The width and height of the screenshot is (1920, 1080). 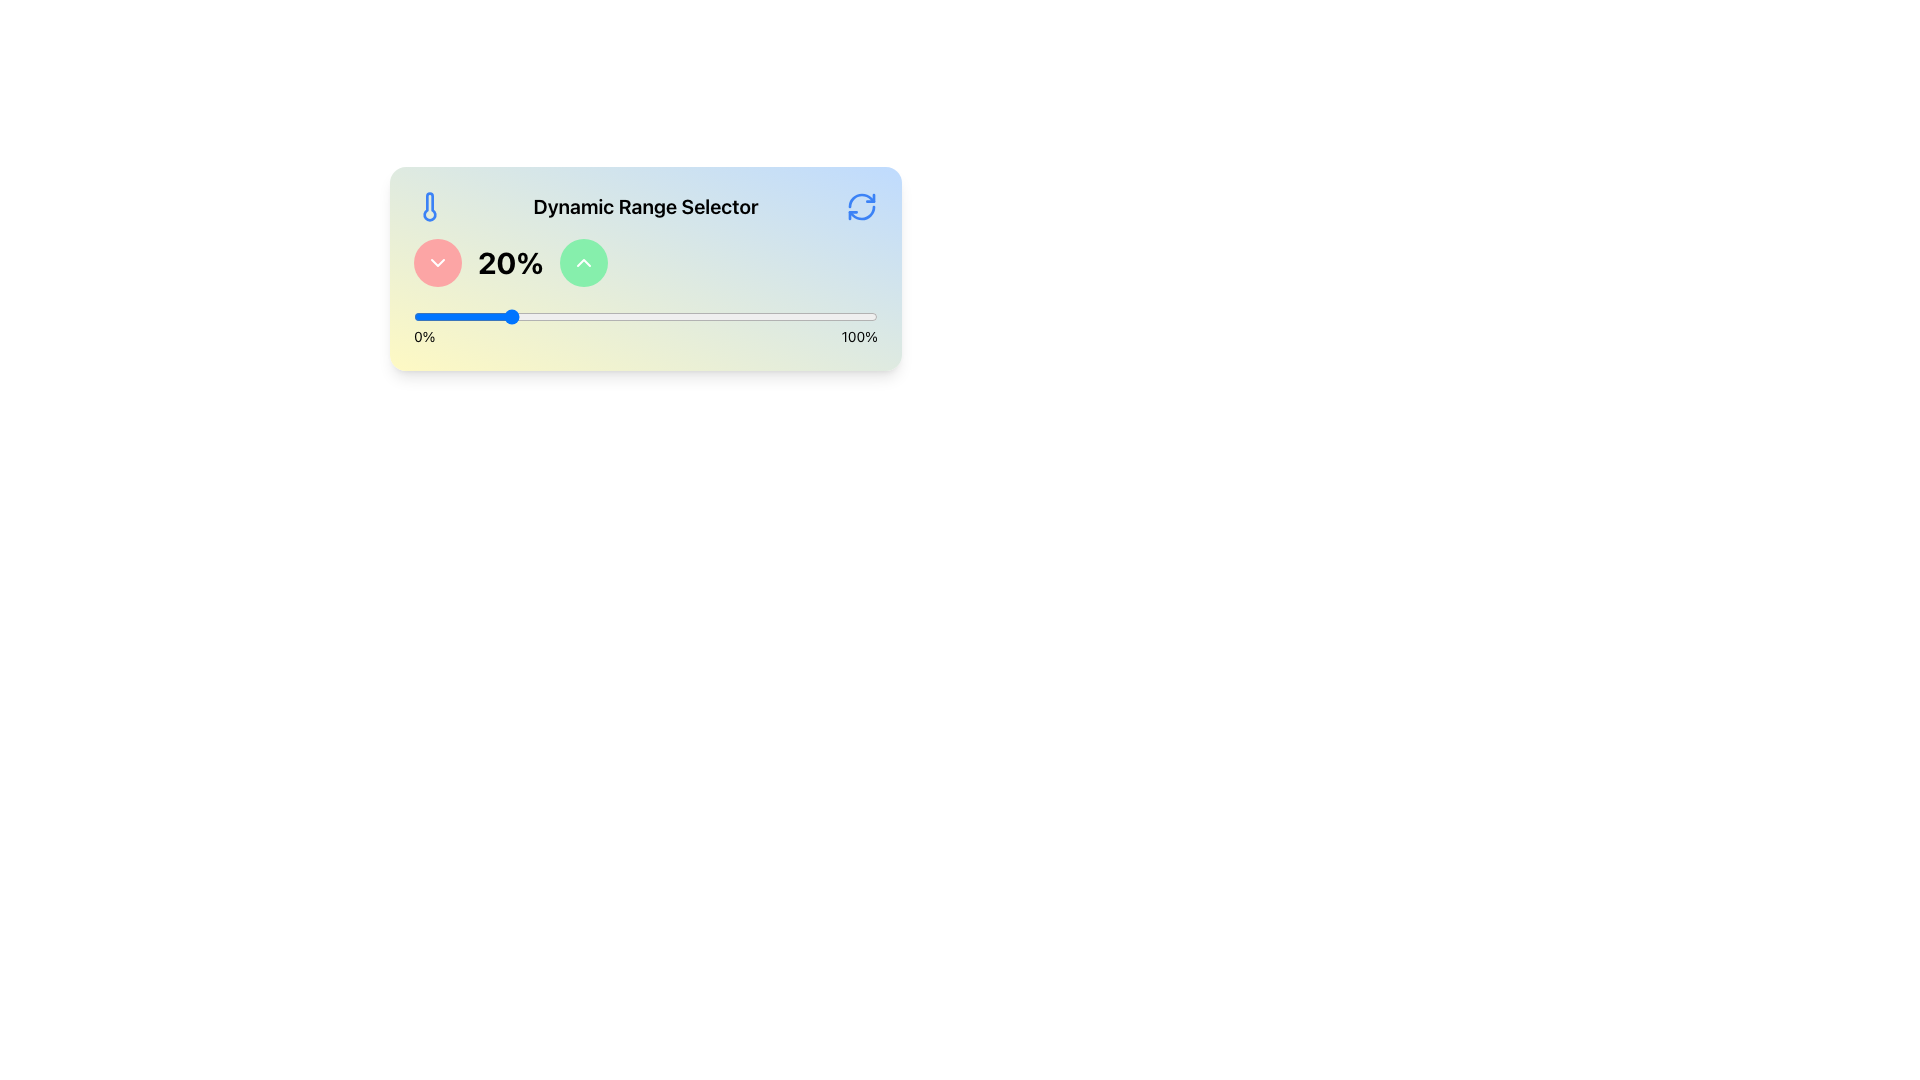 What do you see at coordinates (423, 335) in the screenshot?
I see `the static text label displaying '0%' located at the bottom-left corner of the slider interface` at bounding box center [423, 335].